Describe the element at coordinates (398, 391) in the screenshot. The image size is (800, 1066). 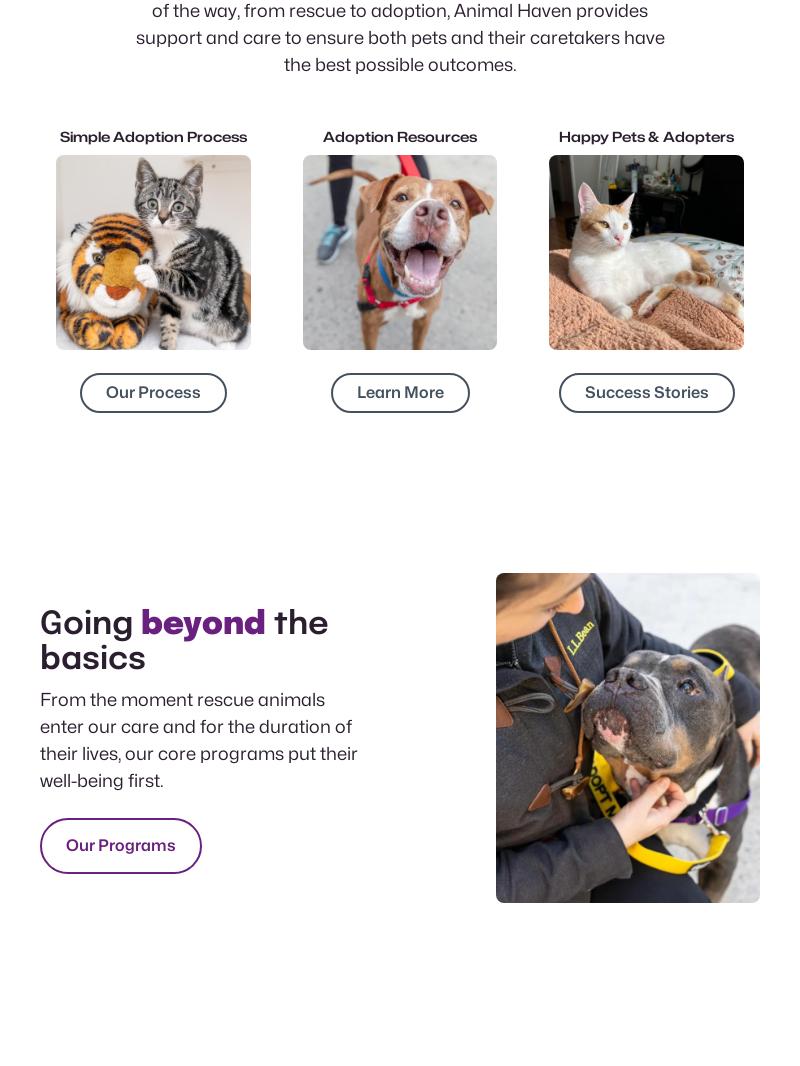
I see `'Learn More'` at that location.